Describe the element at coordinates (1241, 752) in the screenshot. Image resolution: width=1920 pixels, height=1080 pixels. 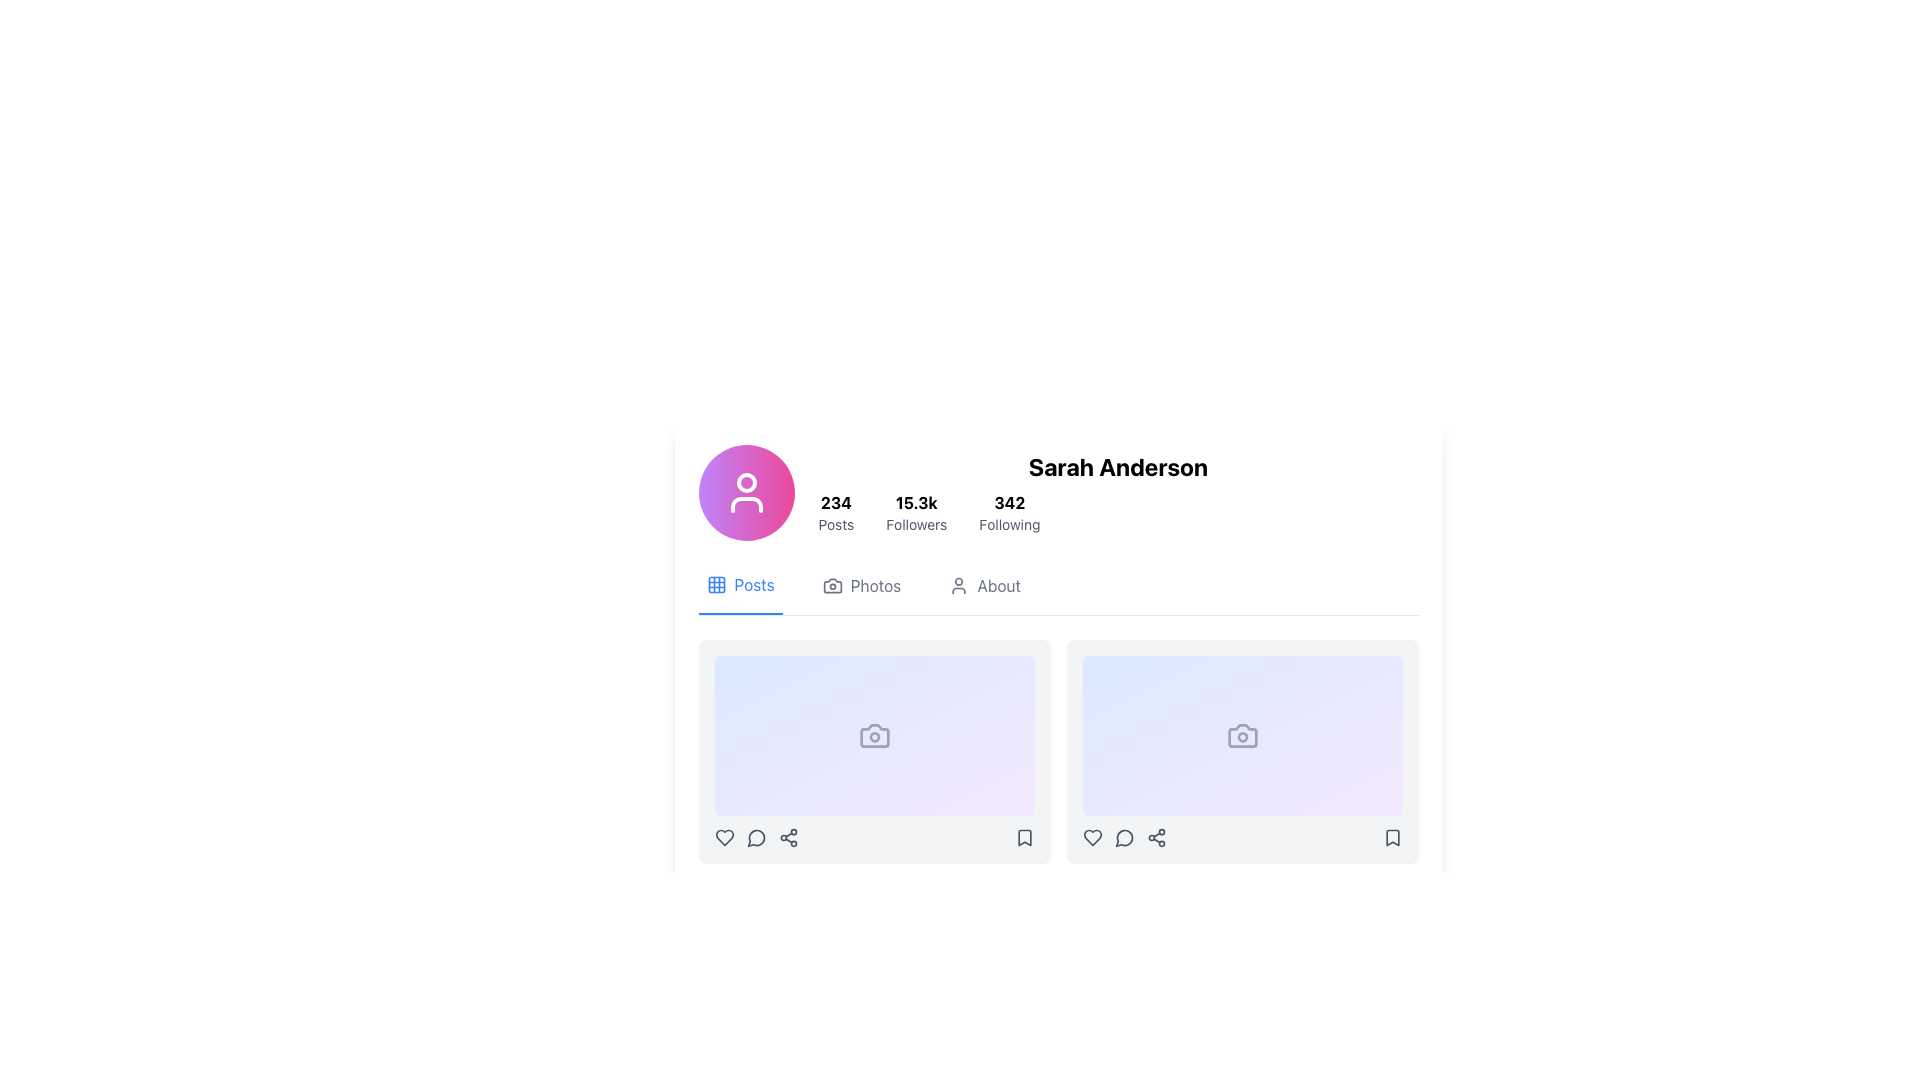
I see `the Image Placeholder Card, which is the second card in a two-column layout on the right` at that location.